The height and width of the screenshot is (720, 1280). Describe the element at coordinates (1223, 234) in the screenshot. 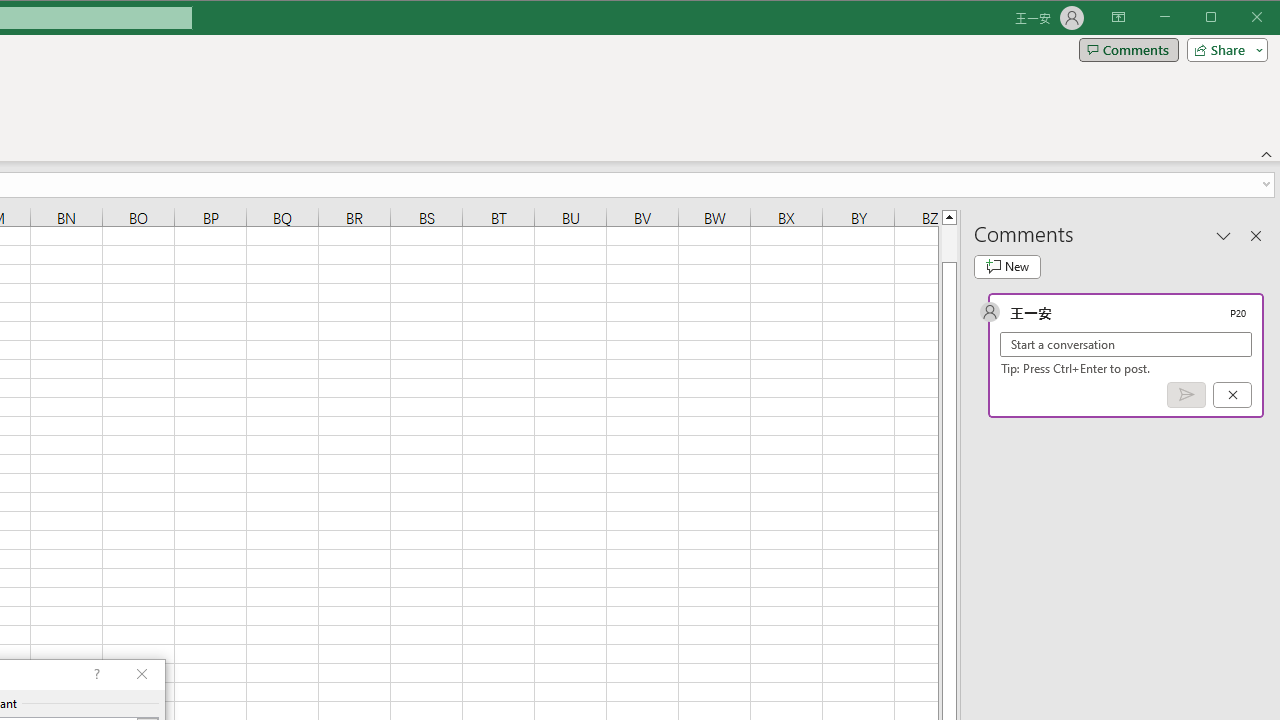

I see `'Task Pane Options'` at that location.